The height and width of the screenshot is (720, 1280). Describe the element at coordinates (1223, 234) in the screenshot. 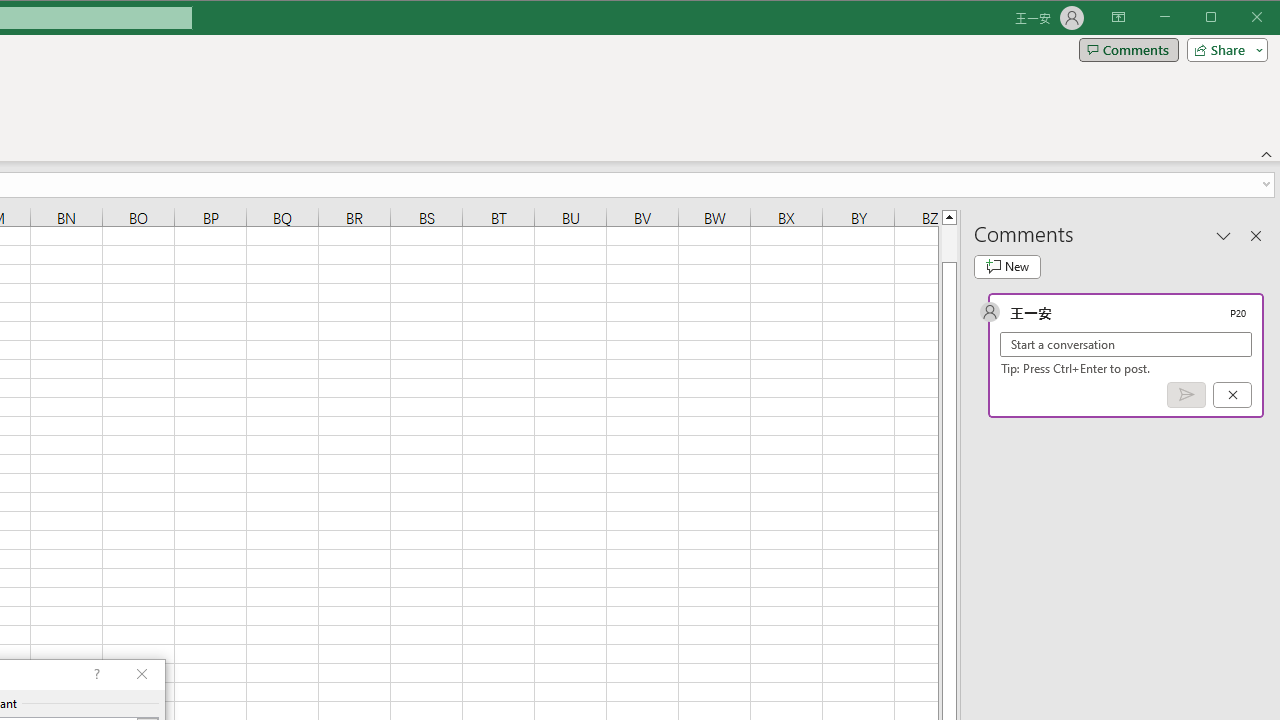

I see `'Task Pane Options'` at that location.